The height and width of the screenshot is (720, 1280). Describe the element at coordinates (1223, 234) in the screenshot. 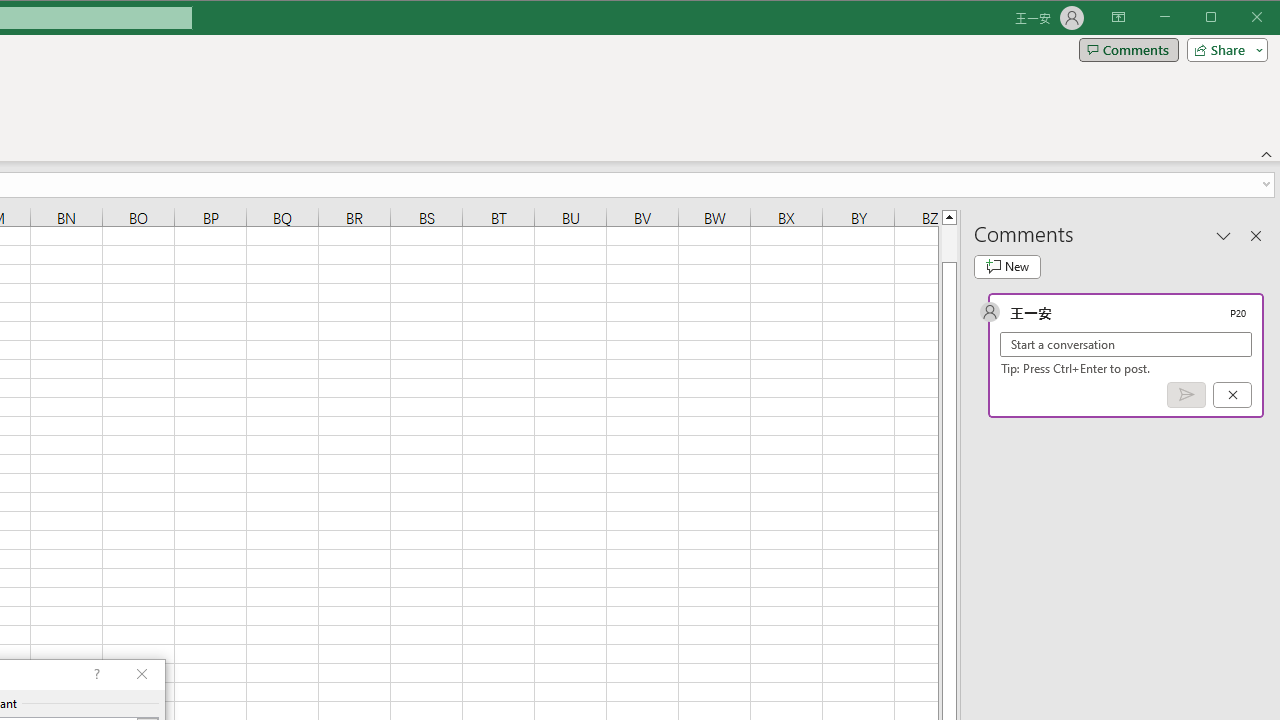

I see `'Task Pane Options'` at that location.